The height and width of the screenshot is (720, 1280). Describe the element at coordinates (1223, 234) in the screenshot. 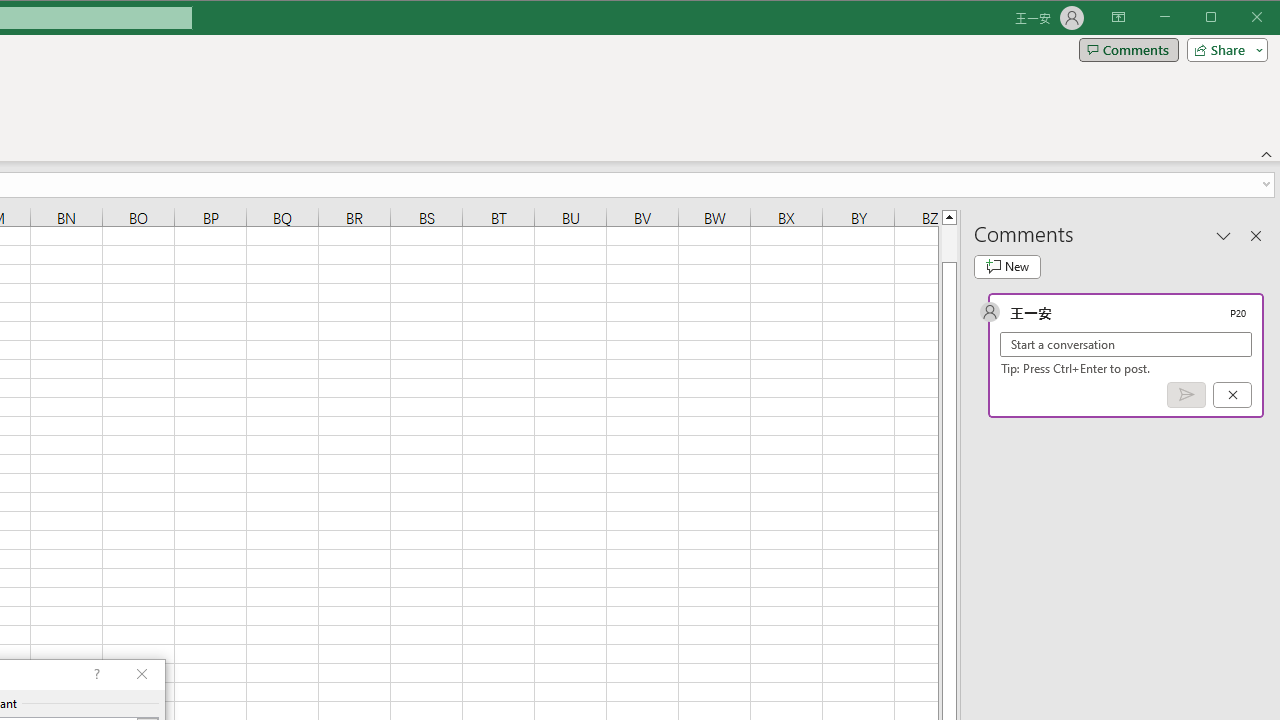

I see `'Task Pane Options'` at that location.